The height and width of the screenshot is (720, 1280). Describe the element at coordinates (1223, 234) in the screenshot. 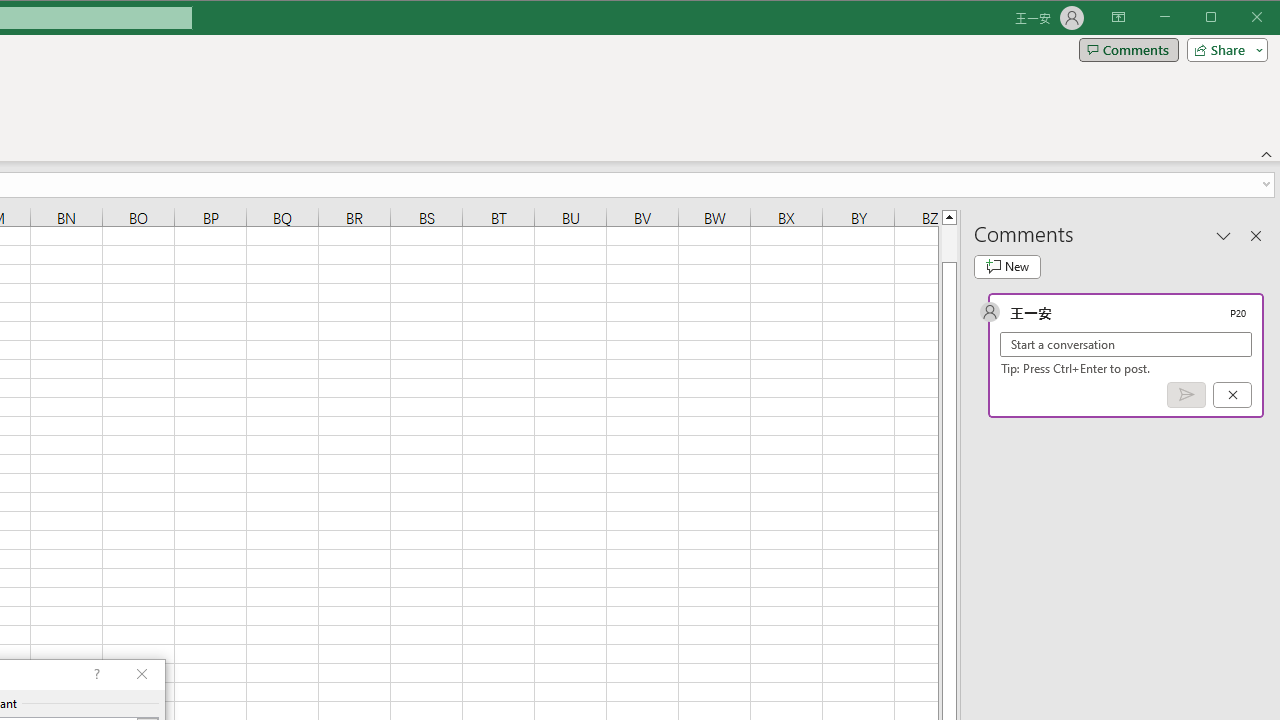

I see `'Task Pane Options'` at that location.